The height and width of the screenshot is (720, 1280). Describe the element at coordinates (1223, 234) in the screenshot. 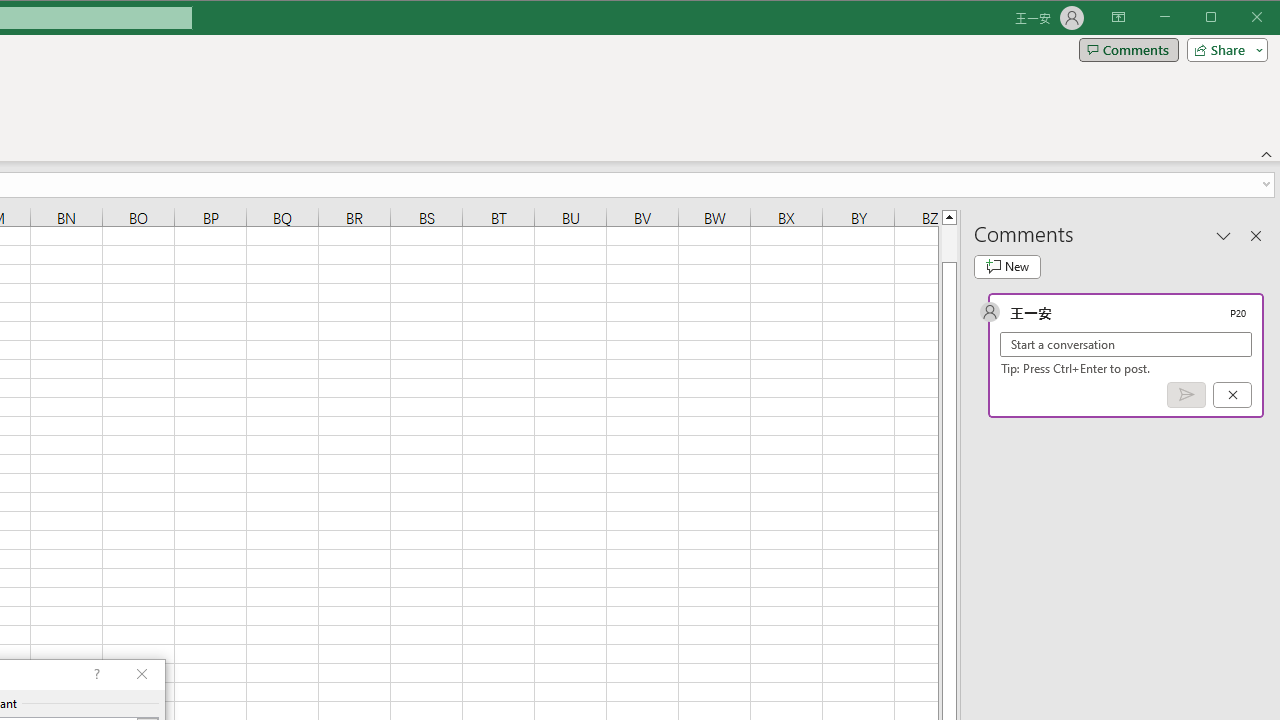

I see `'Task Pane Options'` at that location.